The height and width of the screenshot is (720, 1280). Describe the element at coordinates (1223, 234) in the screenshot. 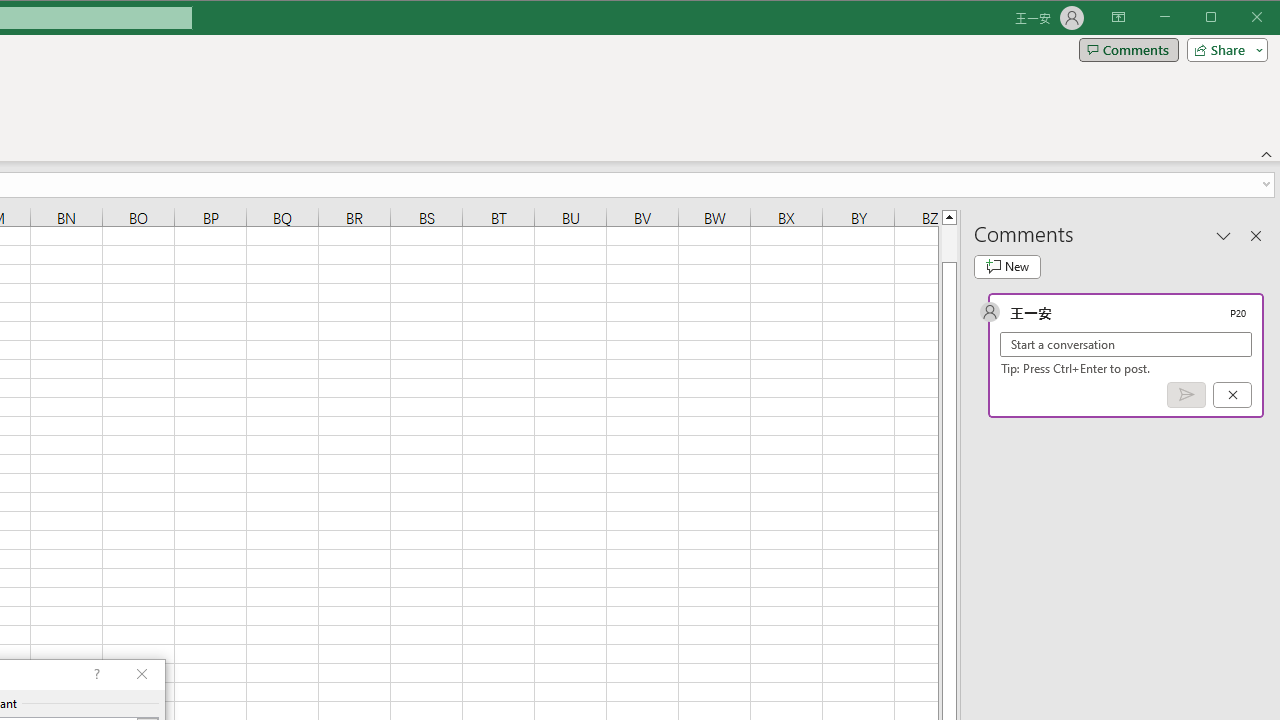

I see `'Task Pane Options'` at that location.